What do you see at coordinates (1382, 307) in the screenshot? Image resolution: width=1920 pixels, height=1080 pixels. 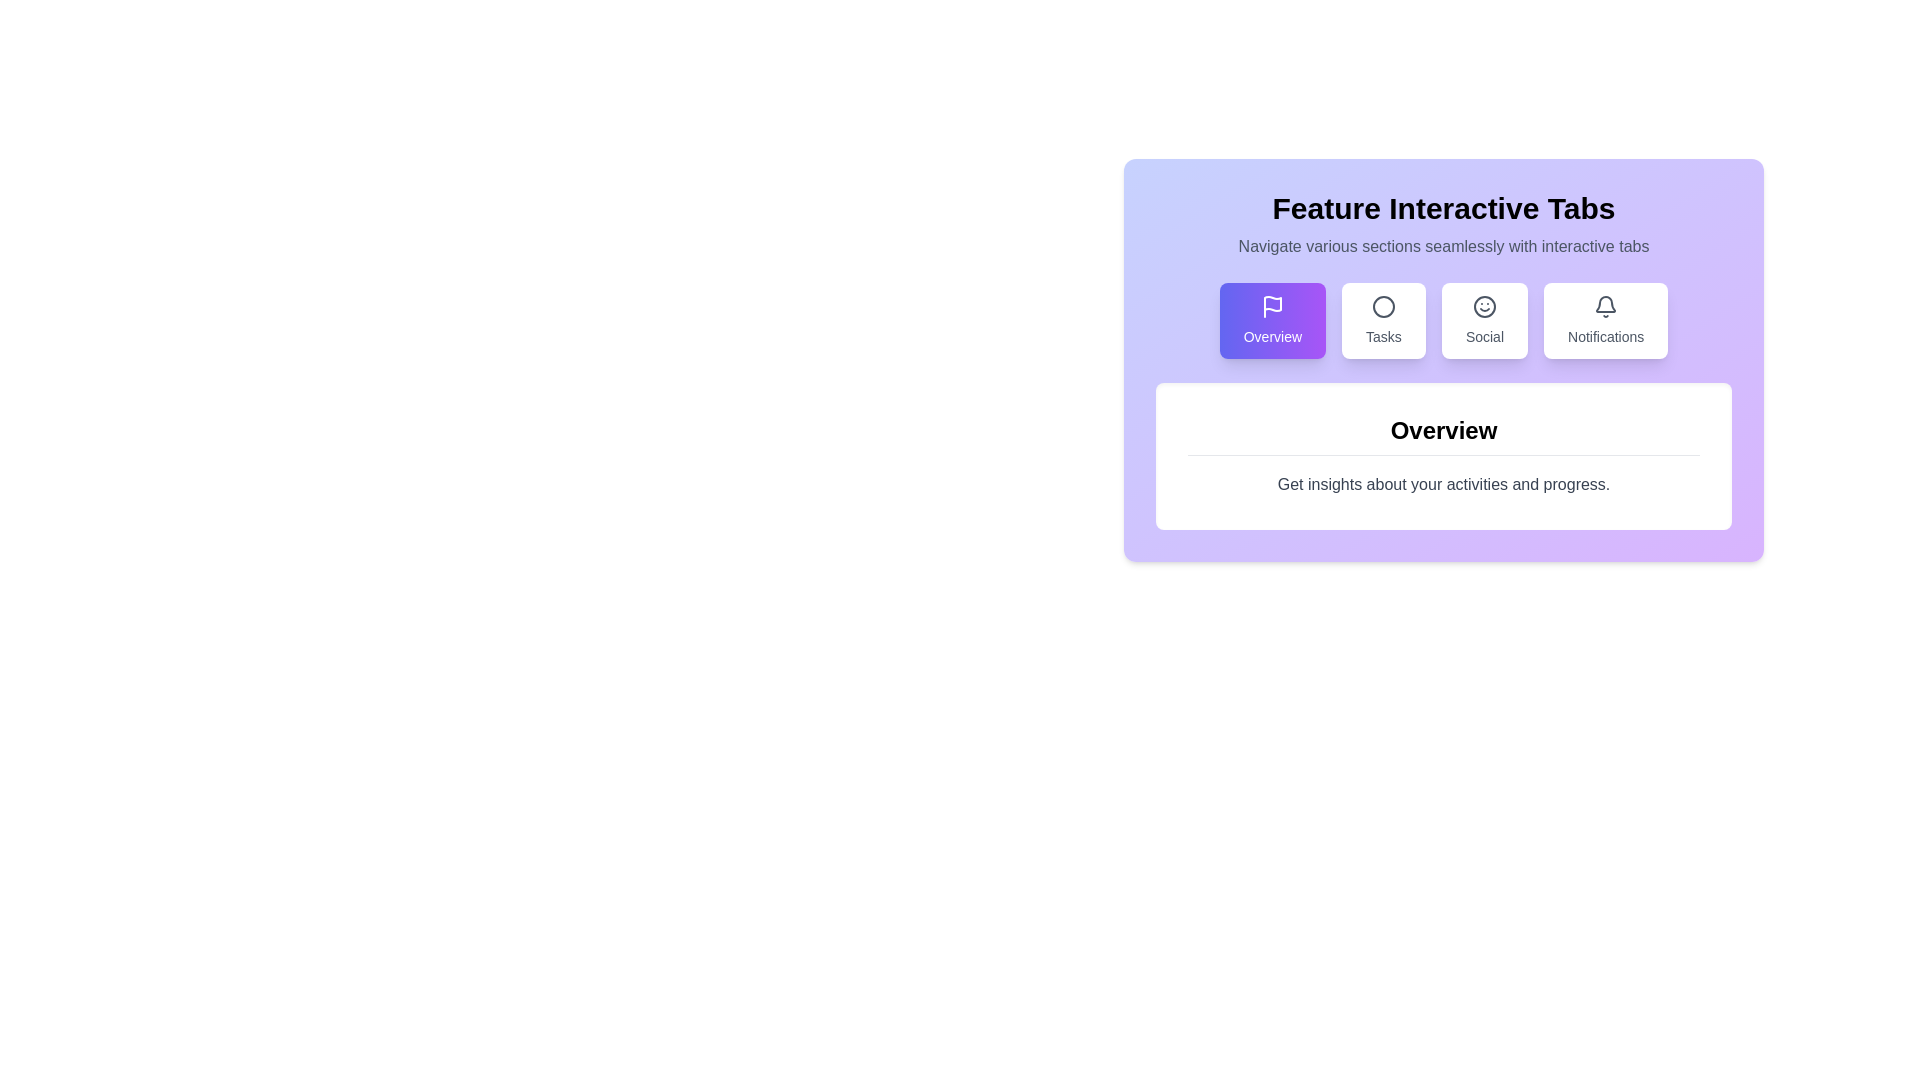 I see `the decorative icon above the 'Tasks' button, which symbolizes pending tasks or activity` at bounding box center [1382, 307].